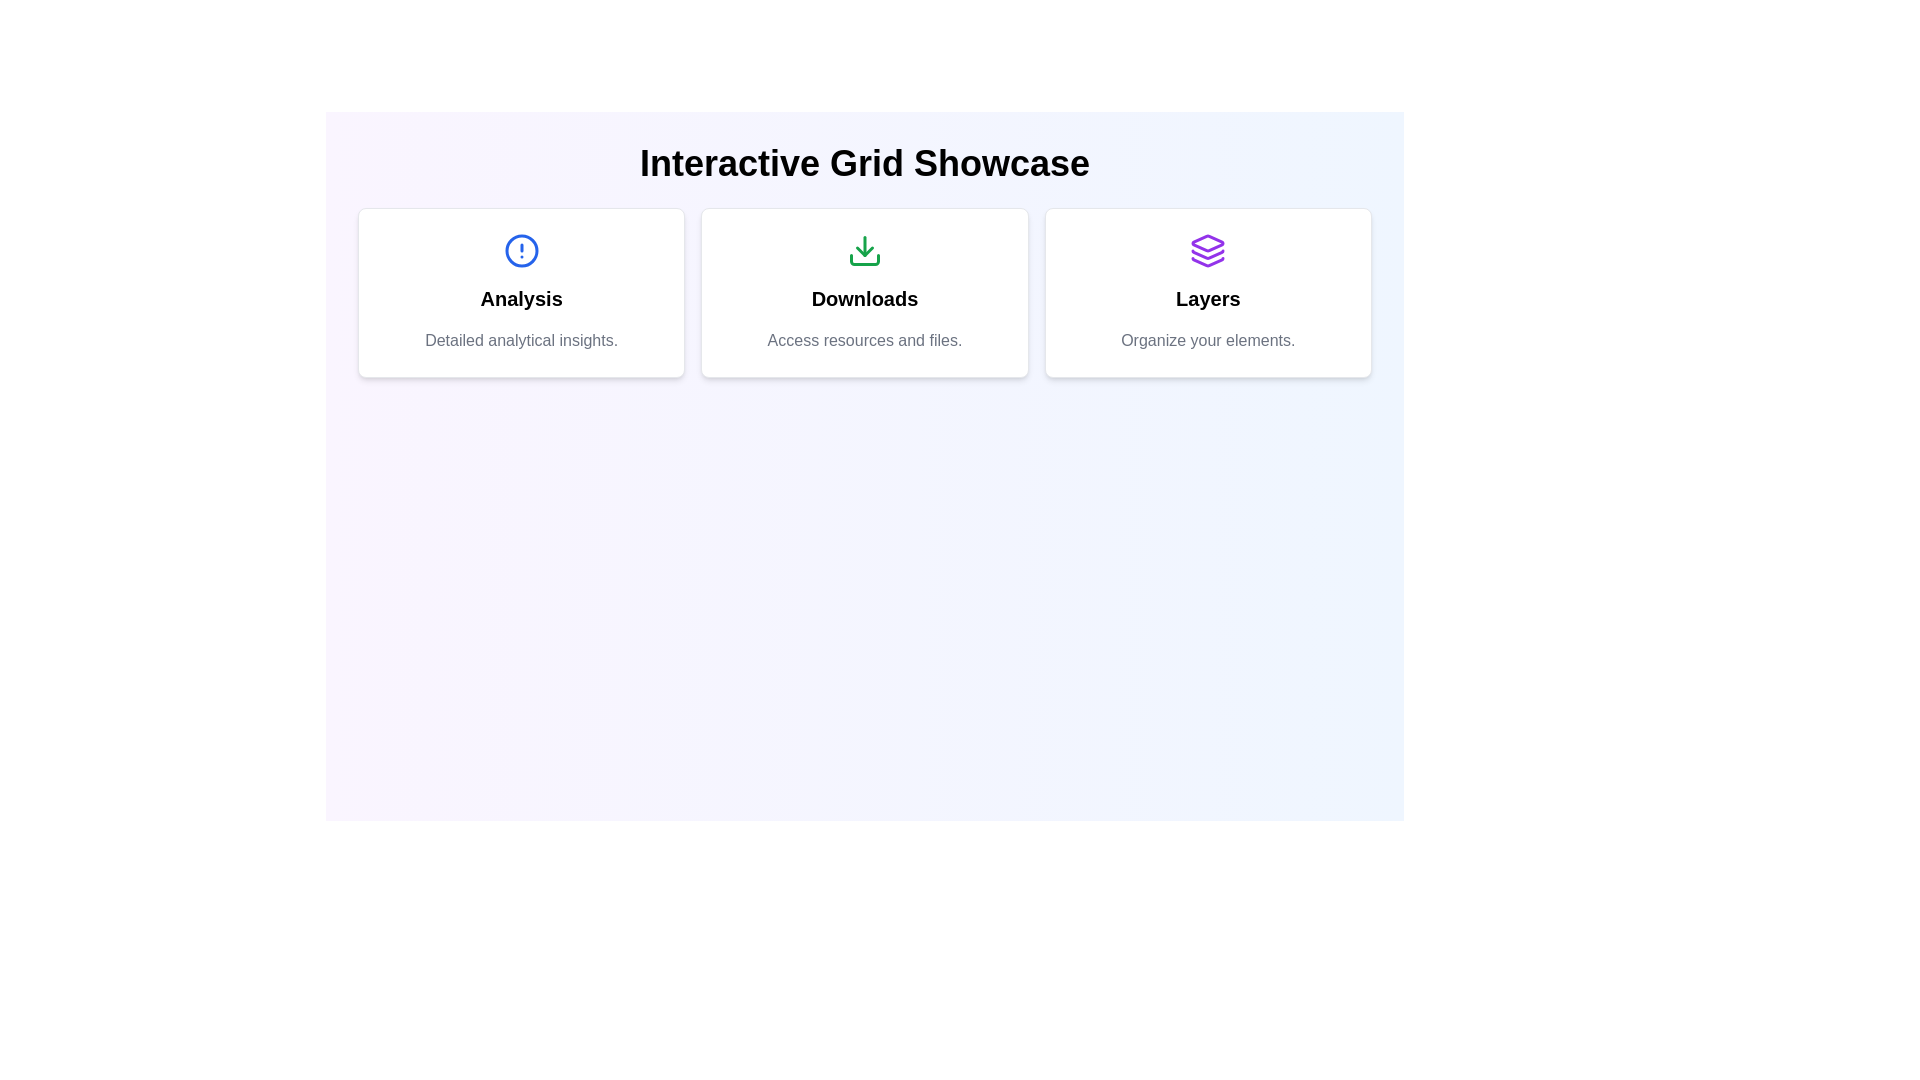 The width and height of the screenshot is (1920, 1080). What do you see at coordinates (1207, 299) in the screenshot?
I see `the Text label that serves as the title for the third card in the Interactive Grid Showcase, positioned in the lower-middle part of the card, below the icon and above the description text` at bounding box center [1207, 299].